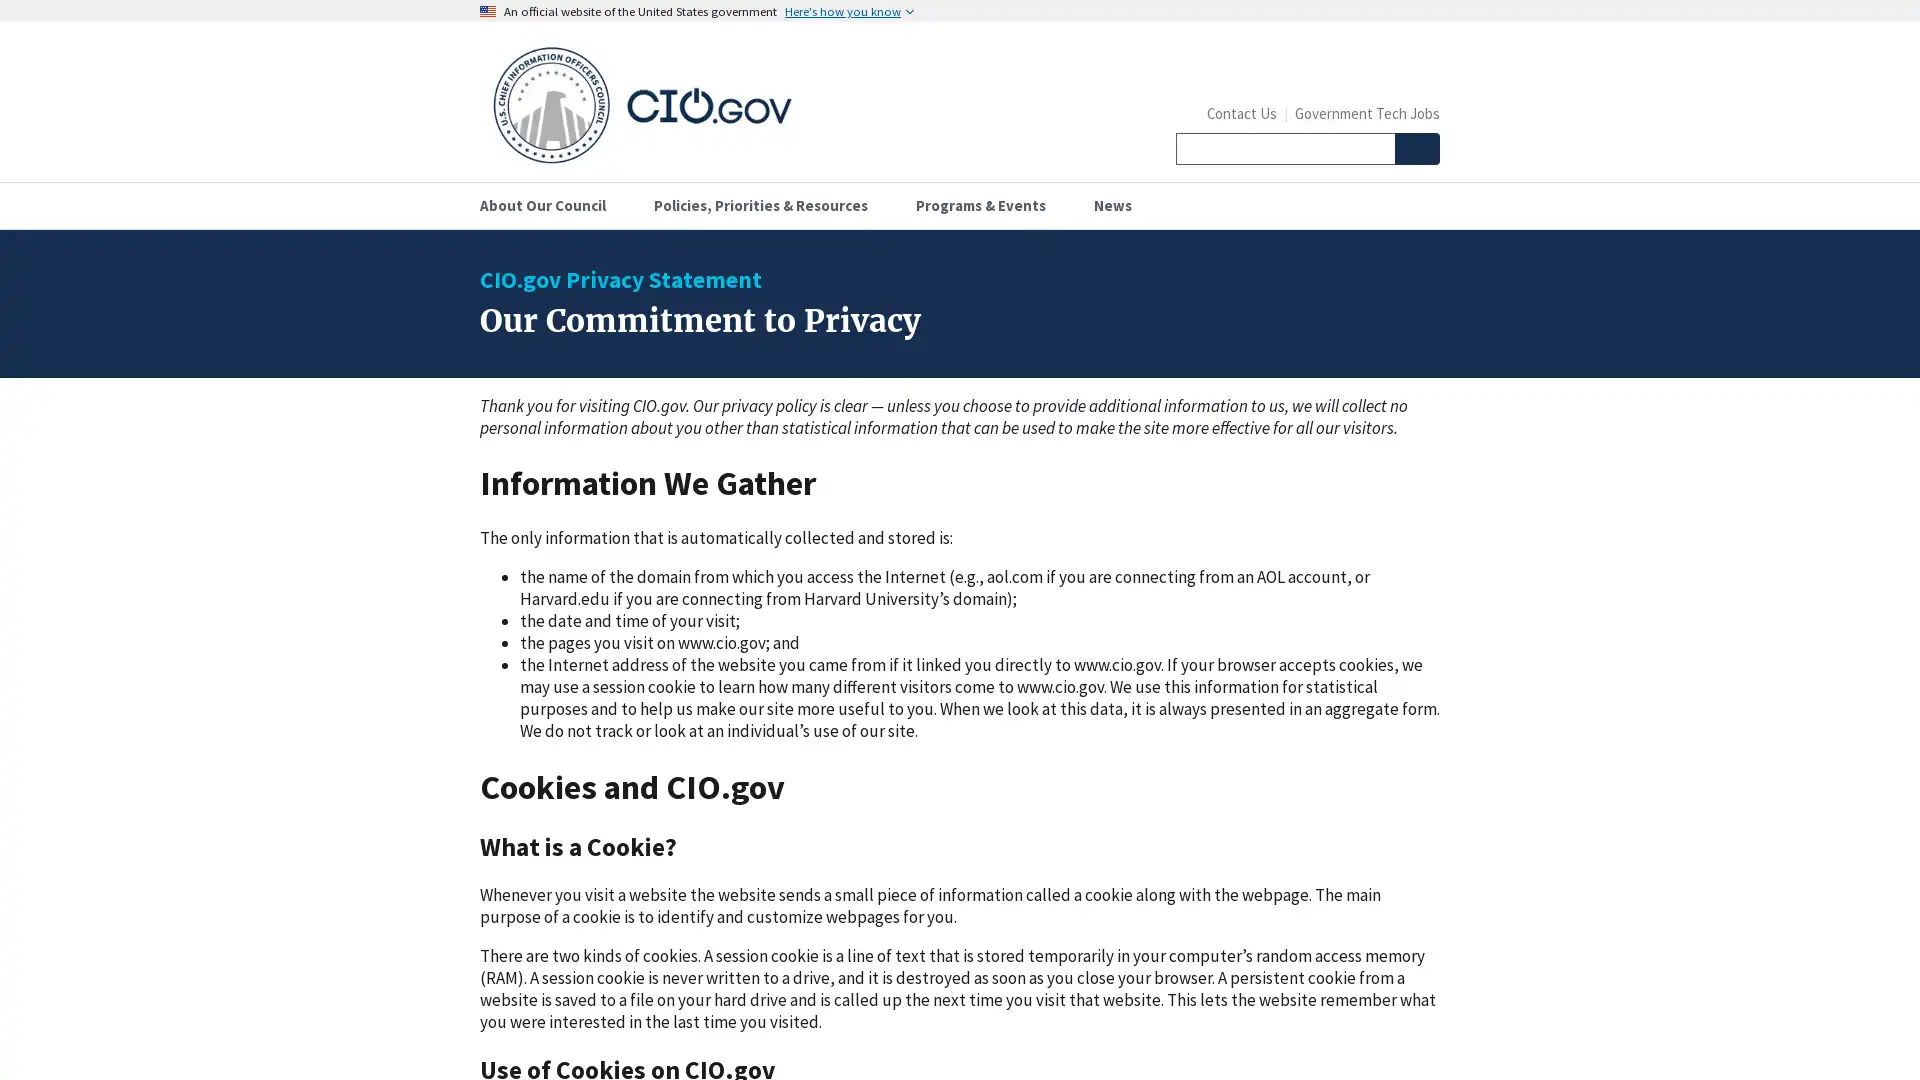 This screenshot has width=1920, height=1080. I want to click on Search, so click(1415, 148).